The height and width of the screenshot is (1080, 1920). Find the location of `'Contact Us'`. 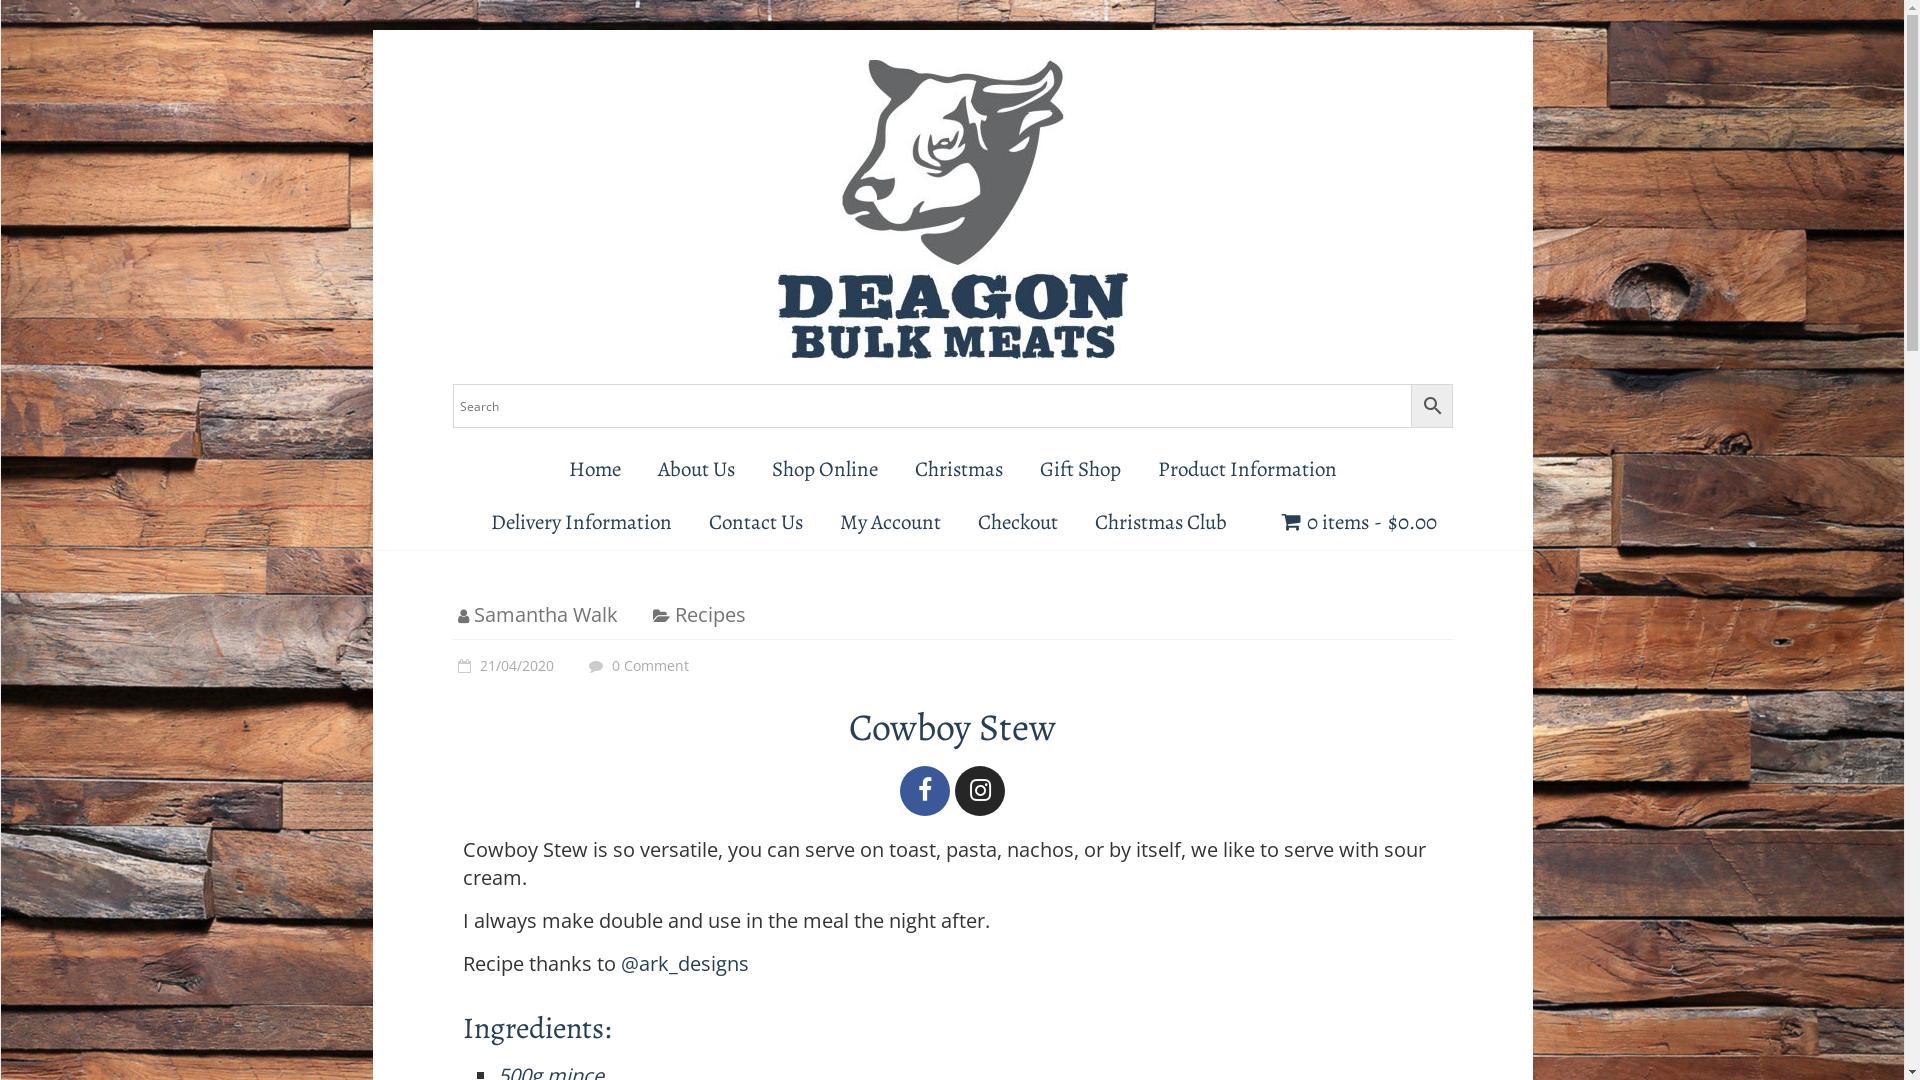

'Contact Us' is located at coordinates (755, 521).